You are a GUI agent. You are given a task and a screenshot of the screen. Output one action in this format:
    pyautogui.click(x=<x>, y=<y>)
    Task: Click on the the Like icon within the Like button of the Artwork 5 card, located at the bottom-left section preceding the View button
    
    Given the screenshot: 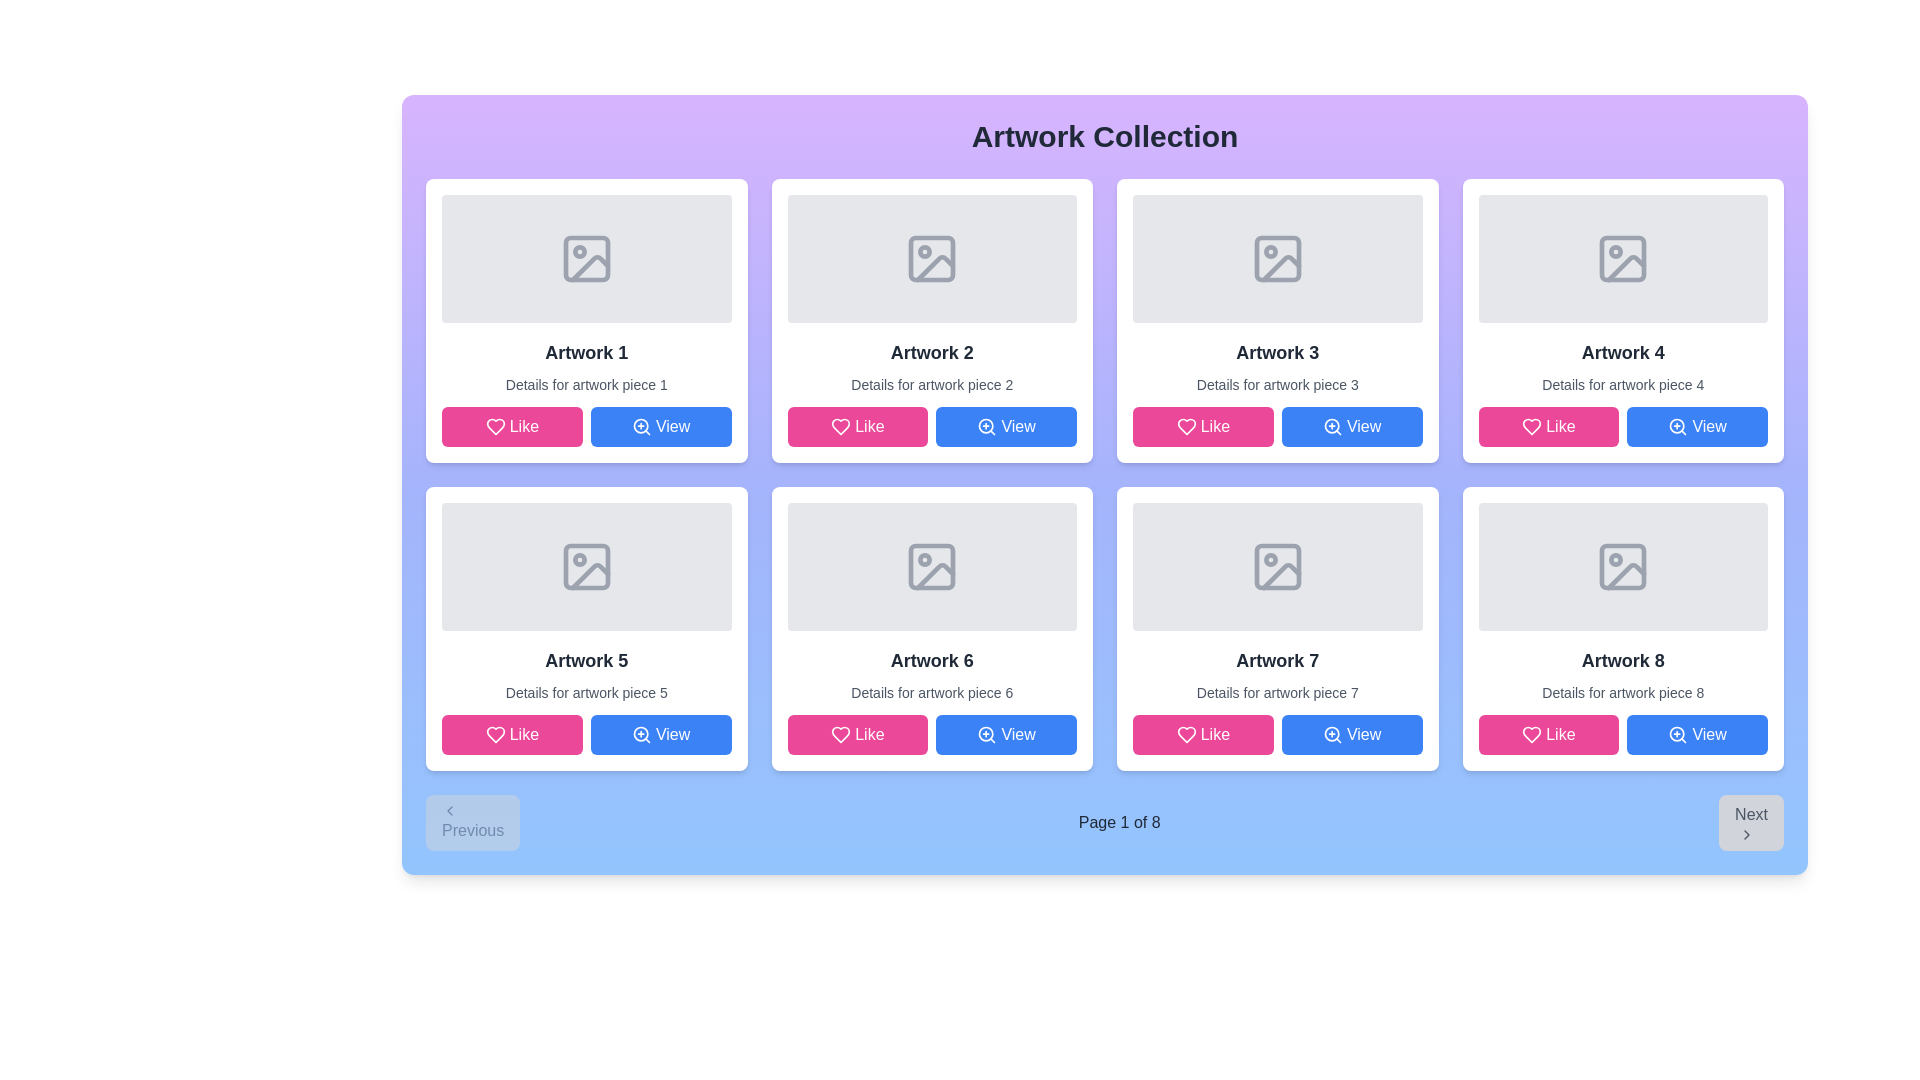 What is the action you would take?
    pyautogui.click(x=495, y=735)
    